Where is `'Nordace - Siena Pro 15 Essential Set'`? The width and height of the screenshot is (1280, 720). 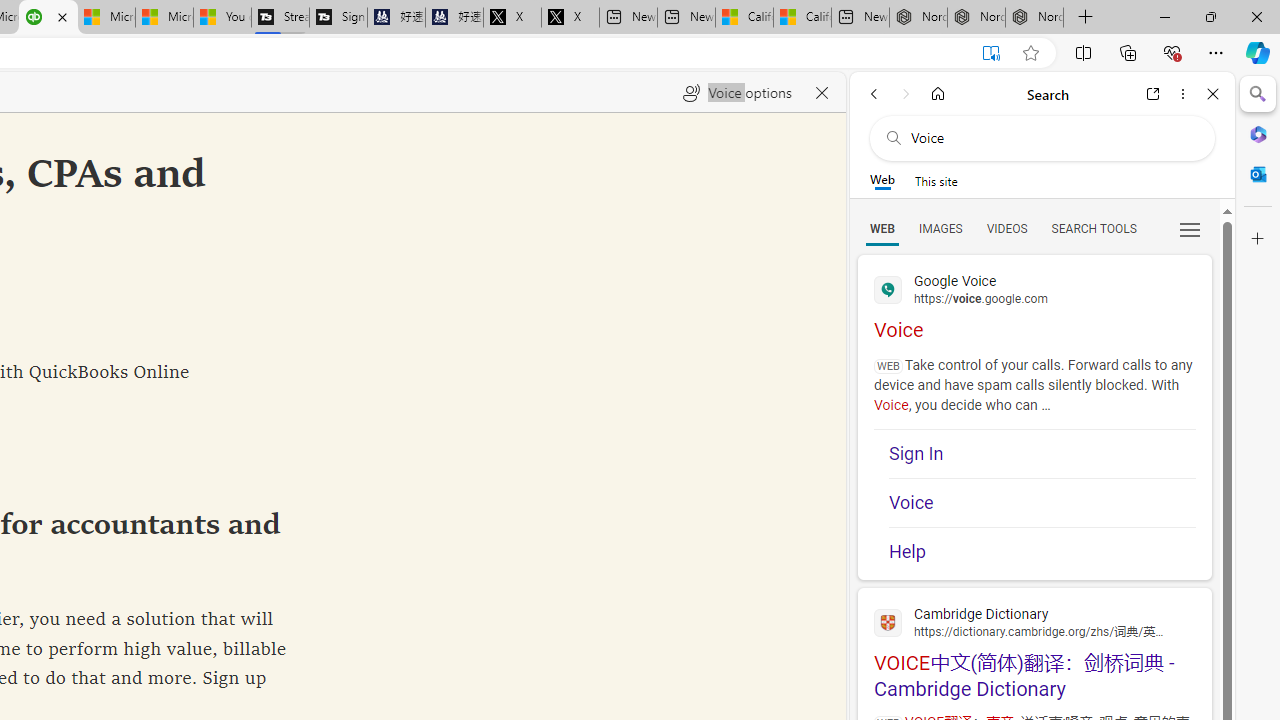
'Nordace - Siena Pro 15 Essential Set' is located at coordinates (1034, 17).